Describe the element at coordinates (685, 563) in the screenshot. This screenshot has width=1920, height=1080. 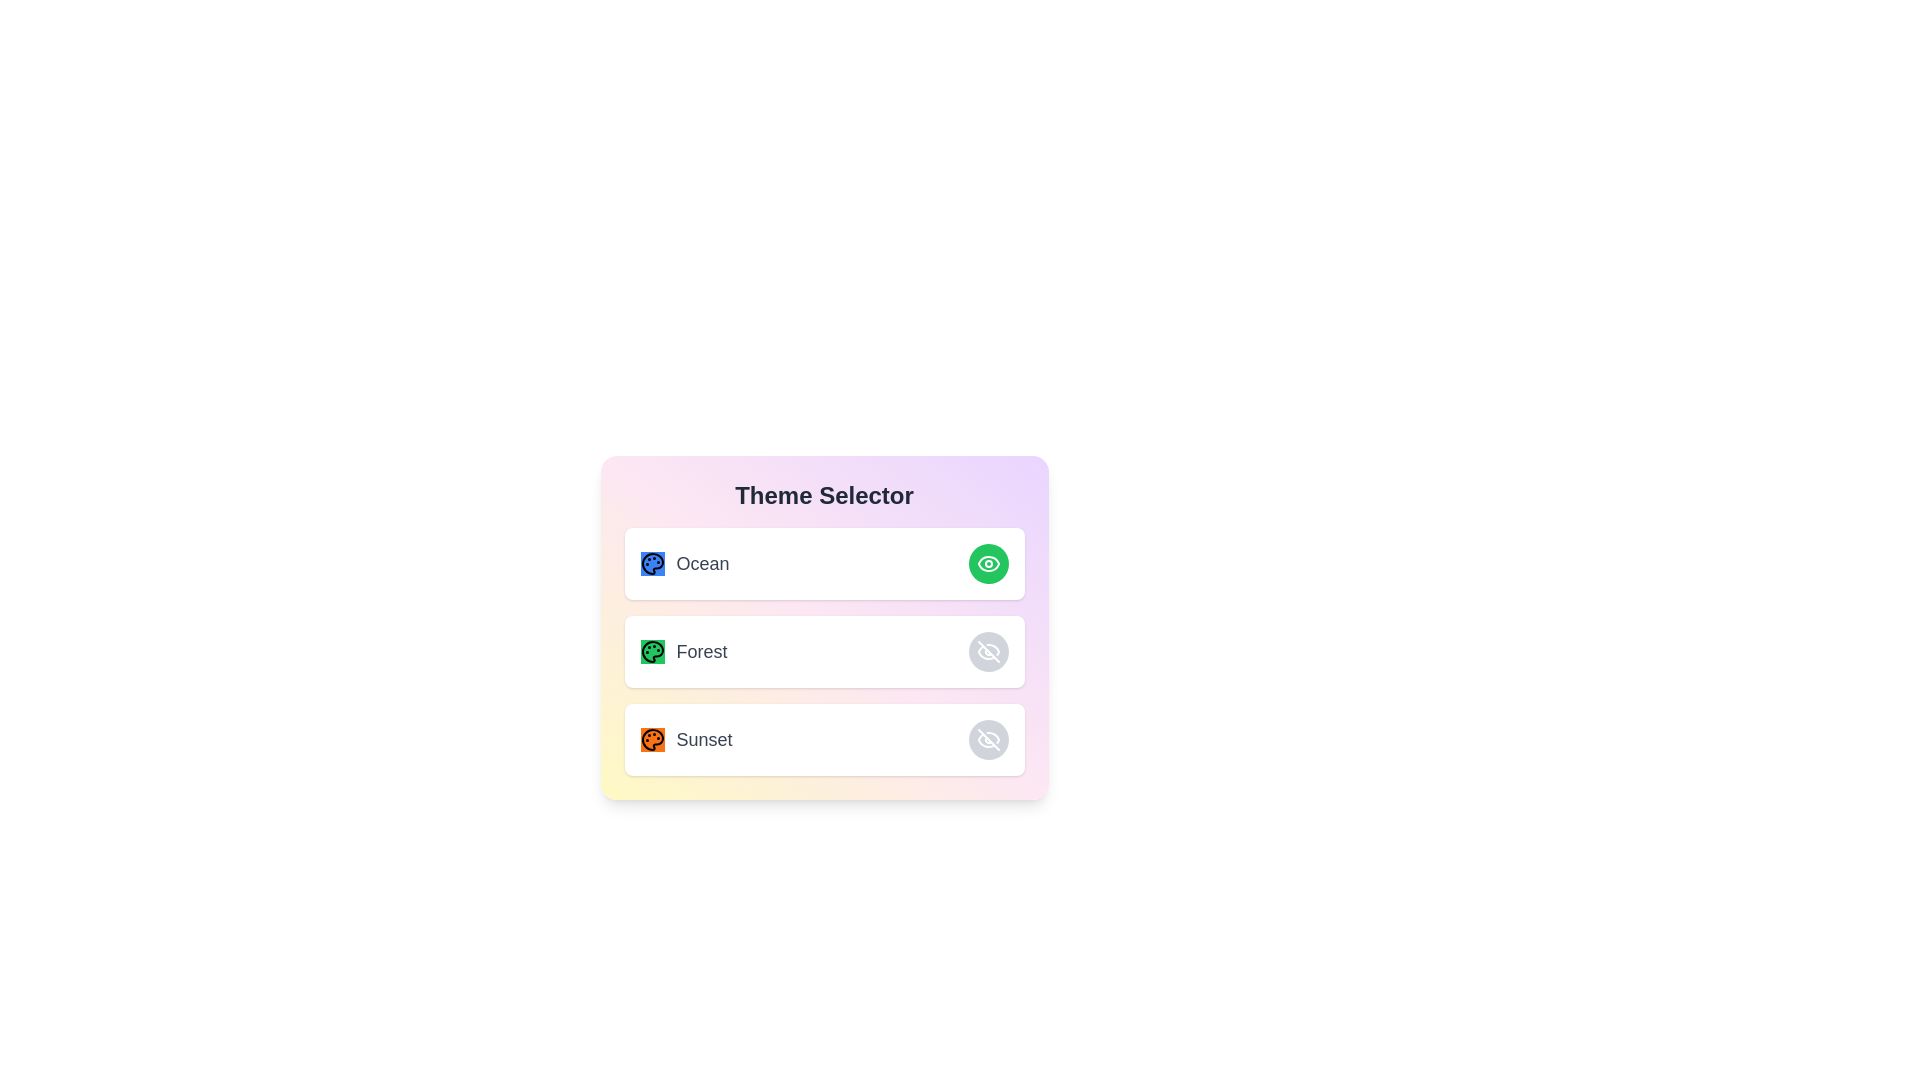
I see `the text of the theme name 'Ocean'` at that location.